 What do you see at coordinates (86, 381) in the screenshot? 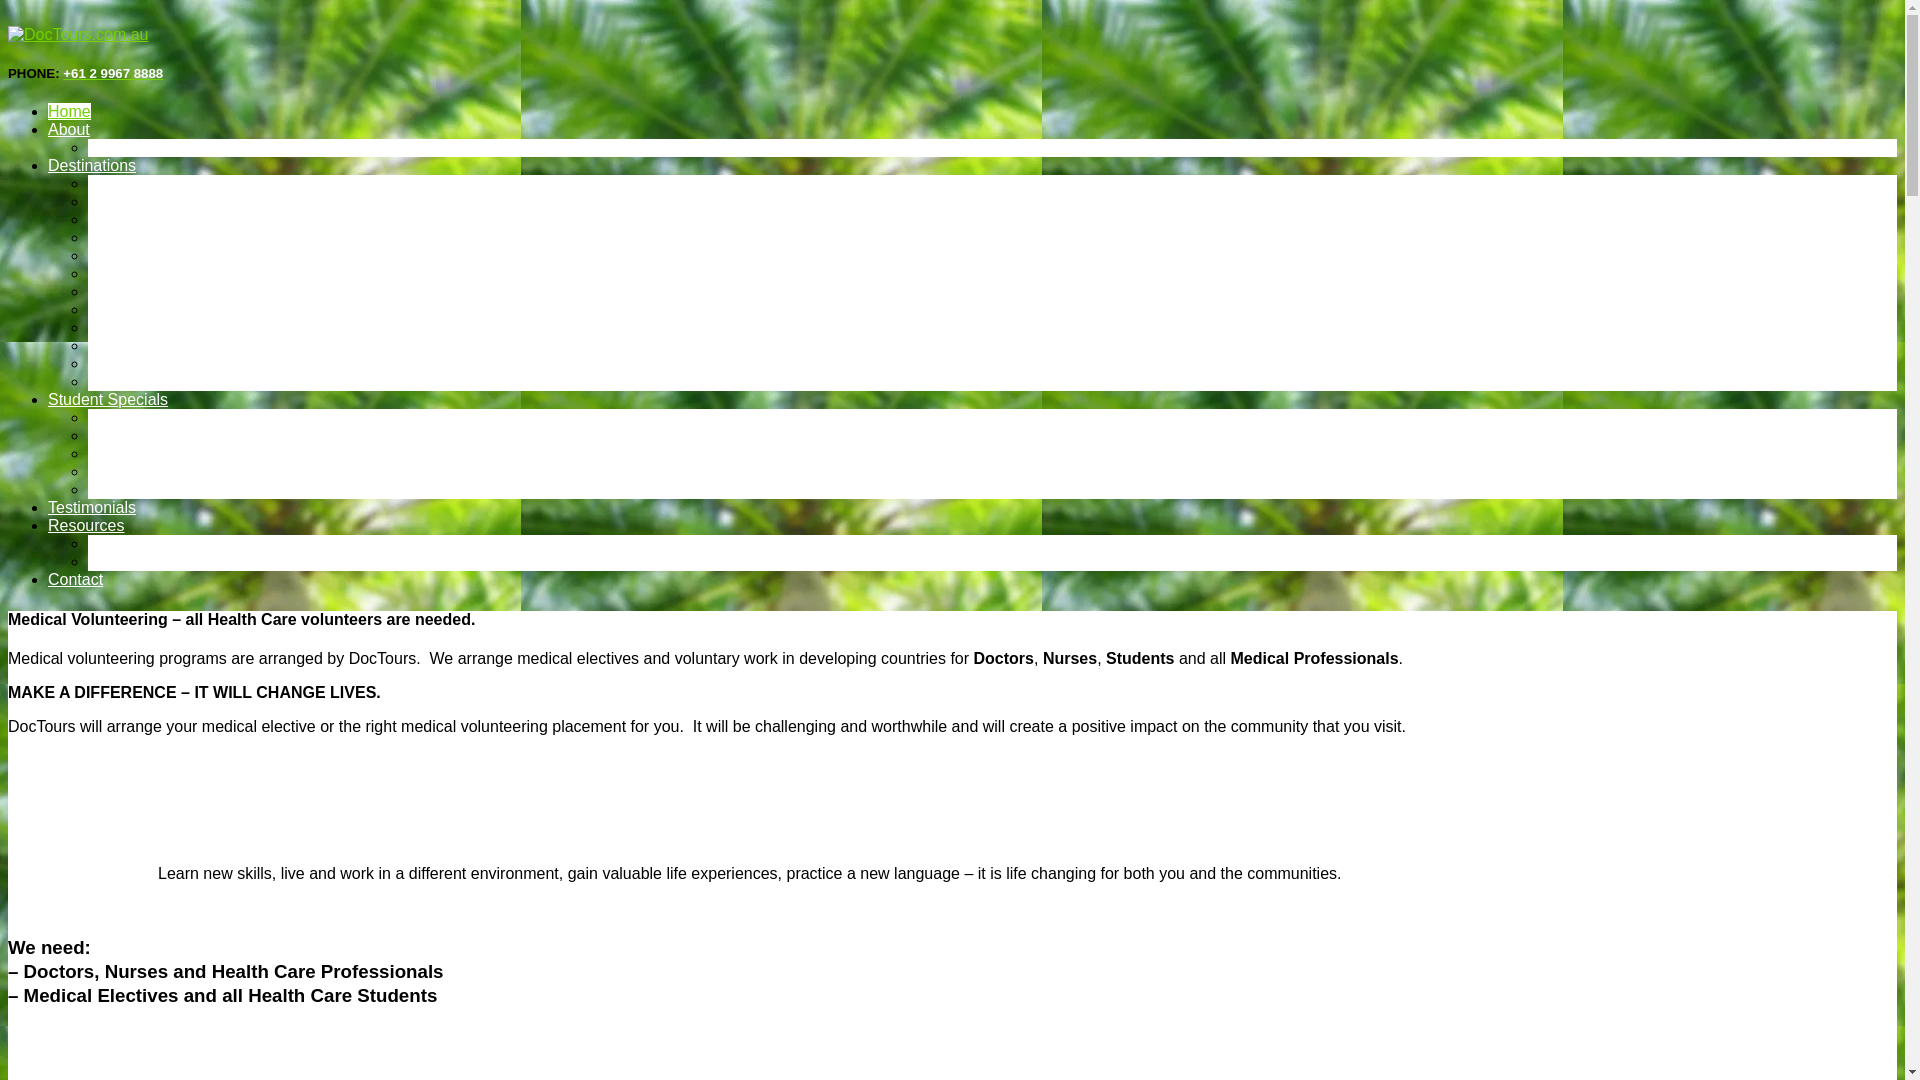
I see `'Photo Galleries'` at bounding box center [86, 381].